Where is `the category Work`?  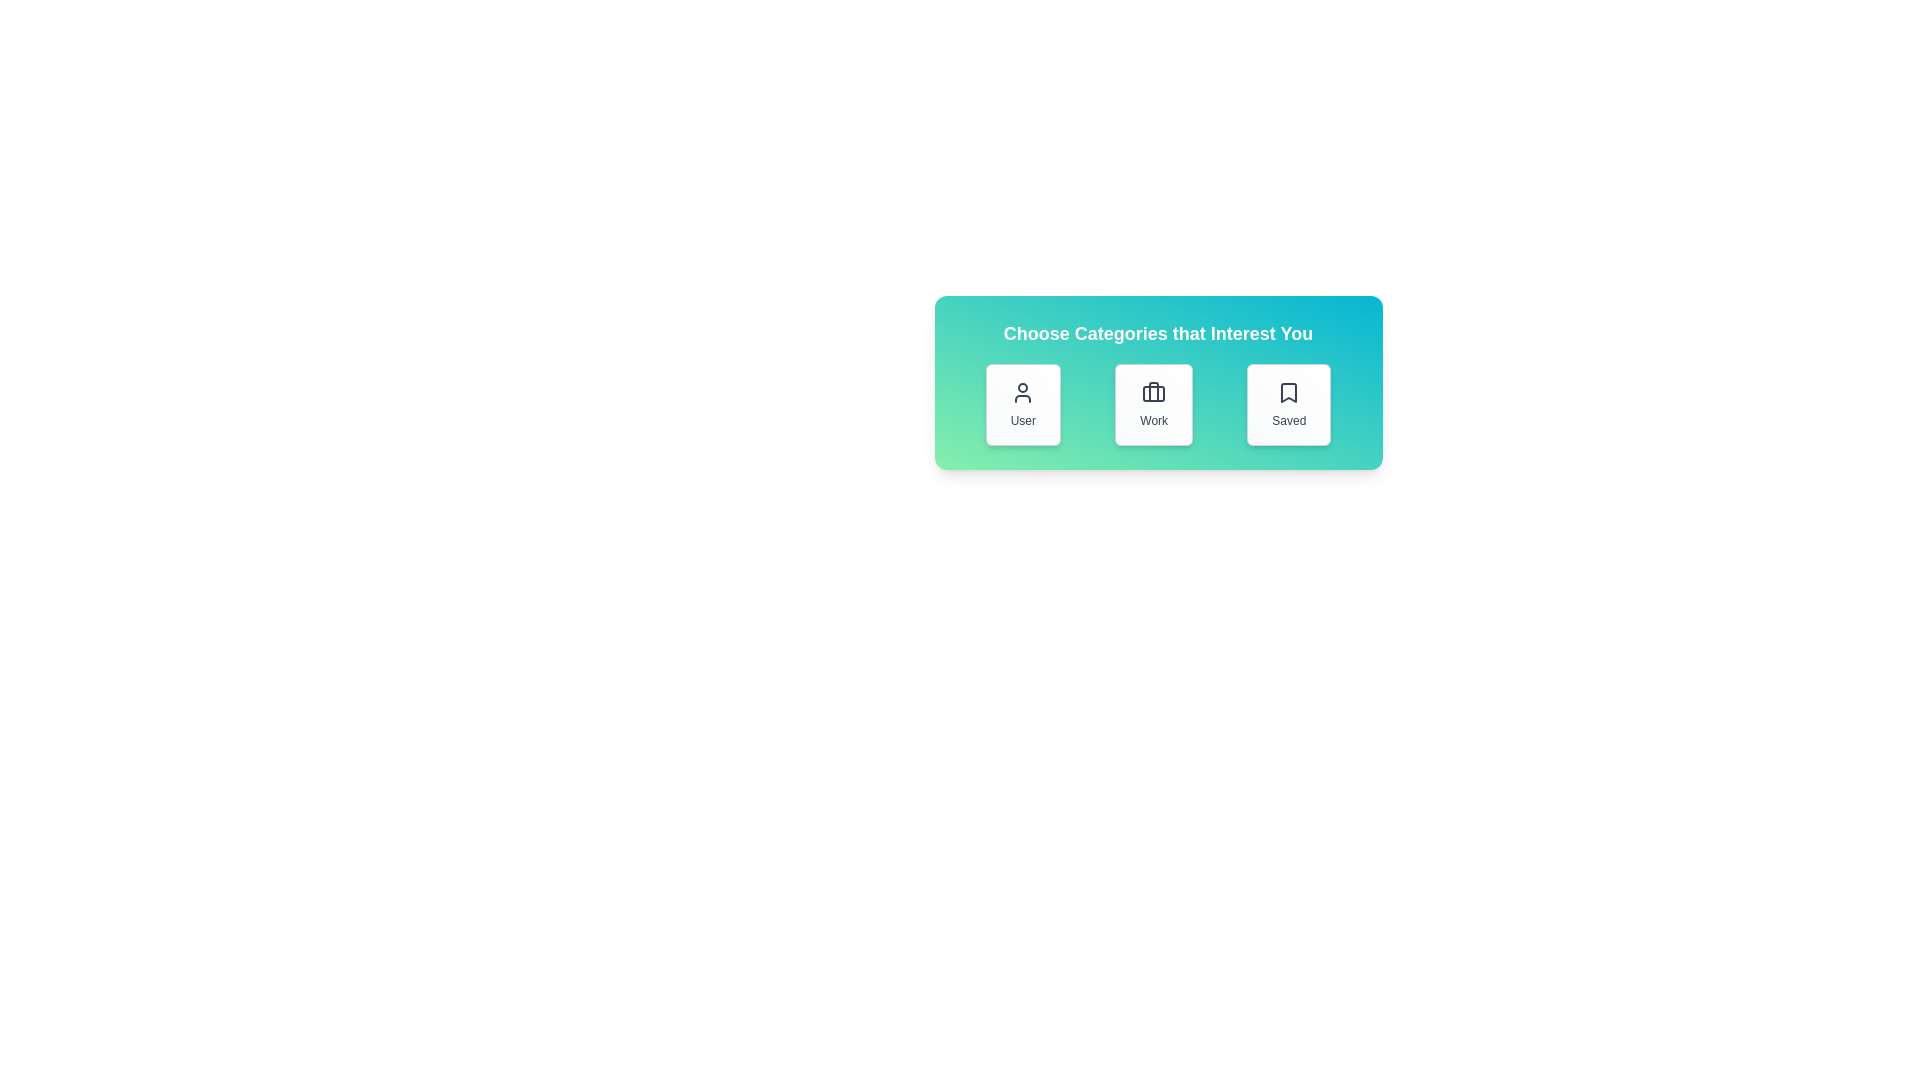 the category Work is located at coordinates (1154, 405).